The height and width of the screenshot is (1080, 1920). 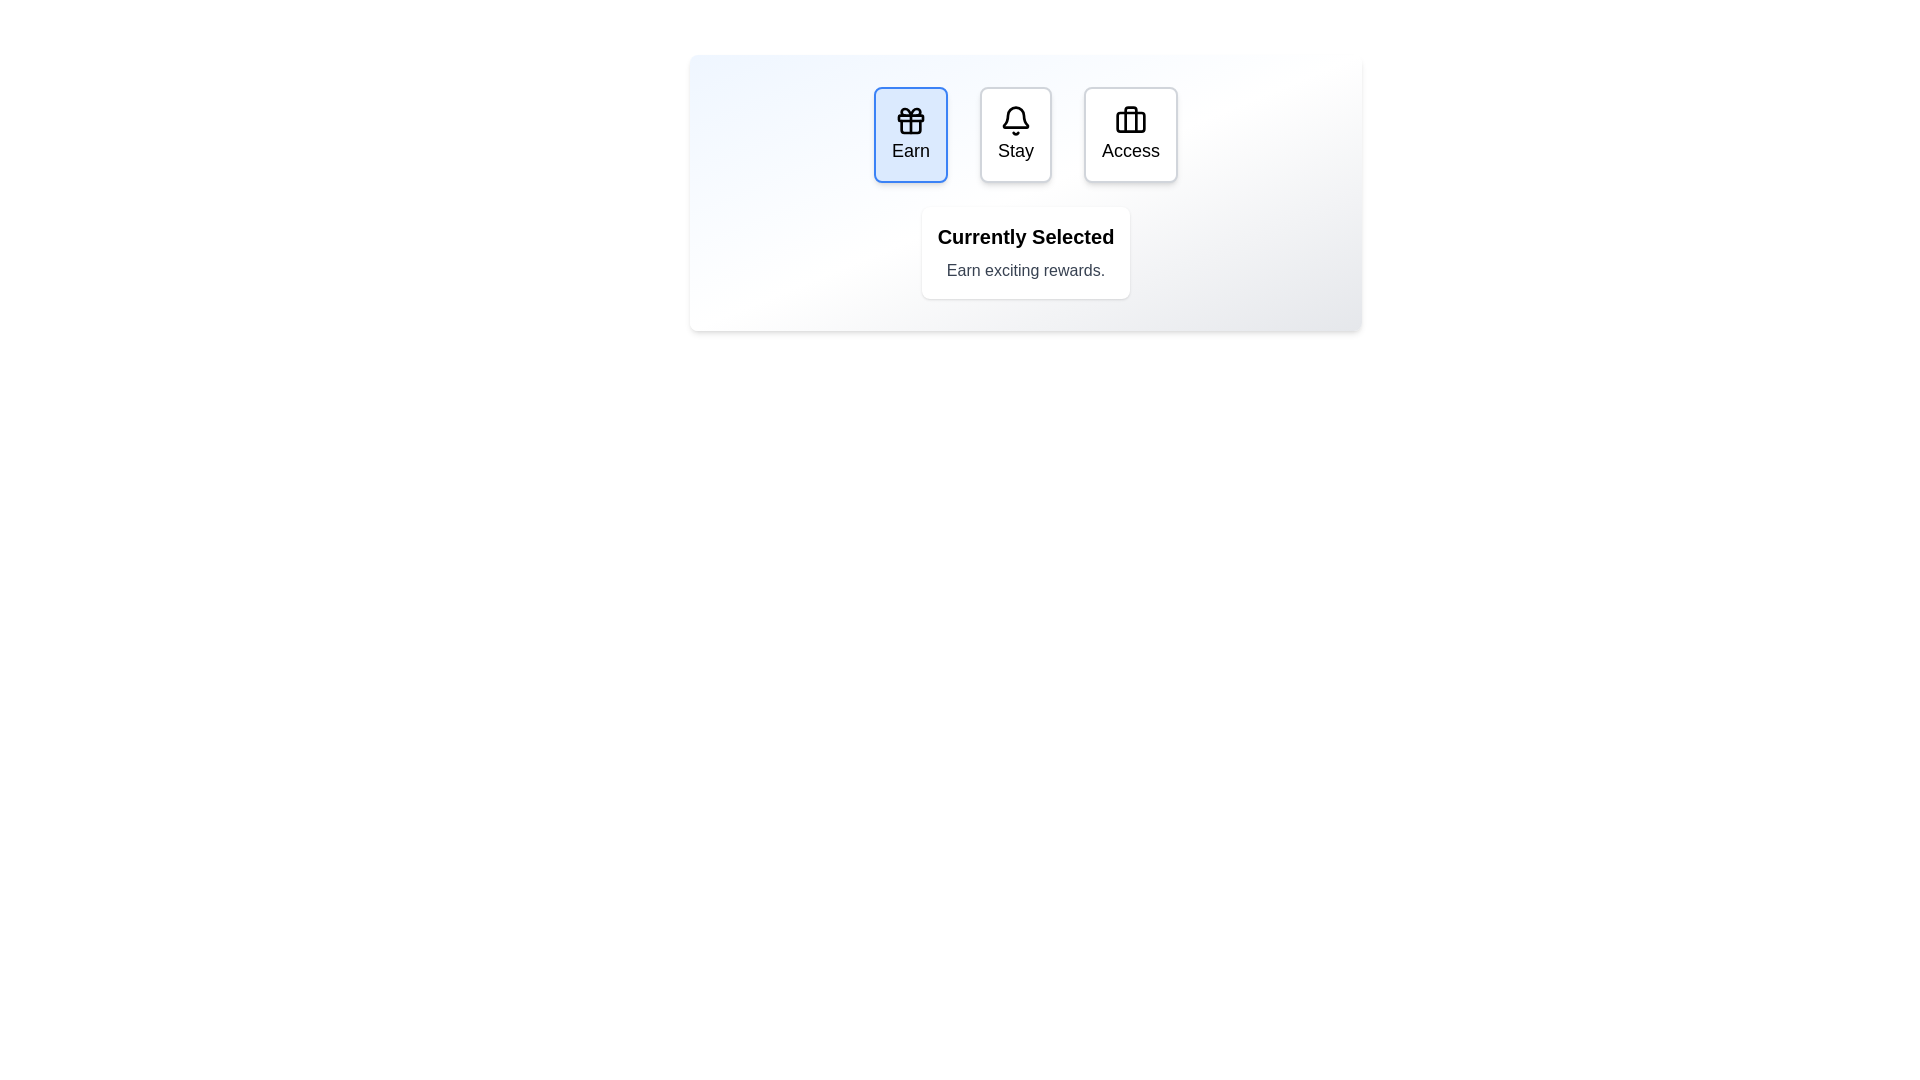 I want to click on decorative icon that represents earning or gifts, positioned at the top center of the 'Earn' card, above the text 'Earn', so click(x=910, y=120).